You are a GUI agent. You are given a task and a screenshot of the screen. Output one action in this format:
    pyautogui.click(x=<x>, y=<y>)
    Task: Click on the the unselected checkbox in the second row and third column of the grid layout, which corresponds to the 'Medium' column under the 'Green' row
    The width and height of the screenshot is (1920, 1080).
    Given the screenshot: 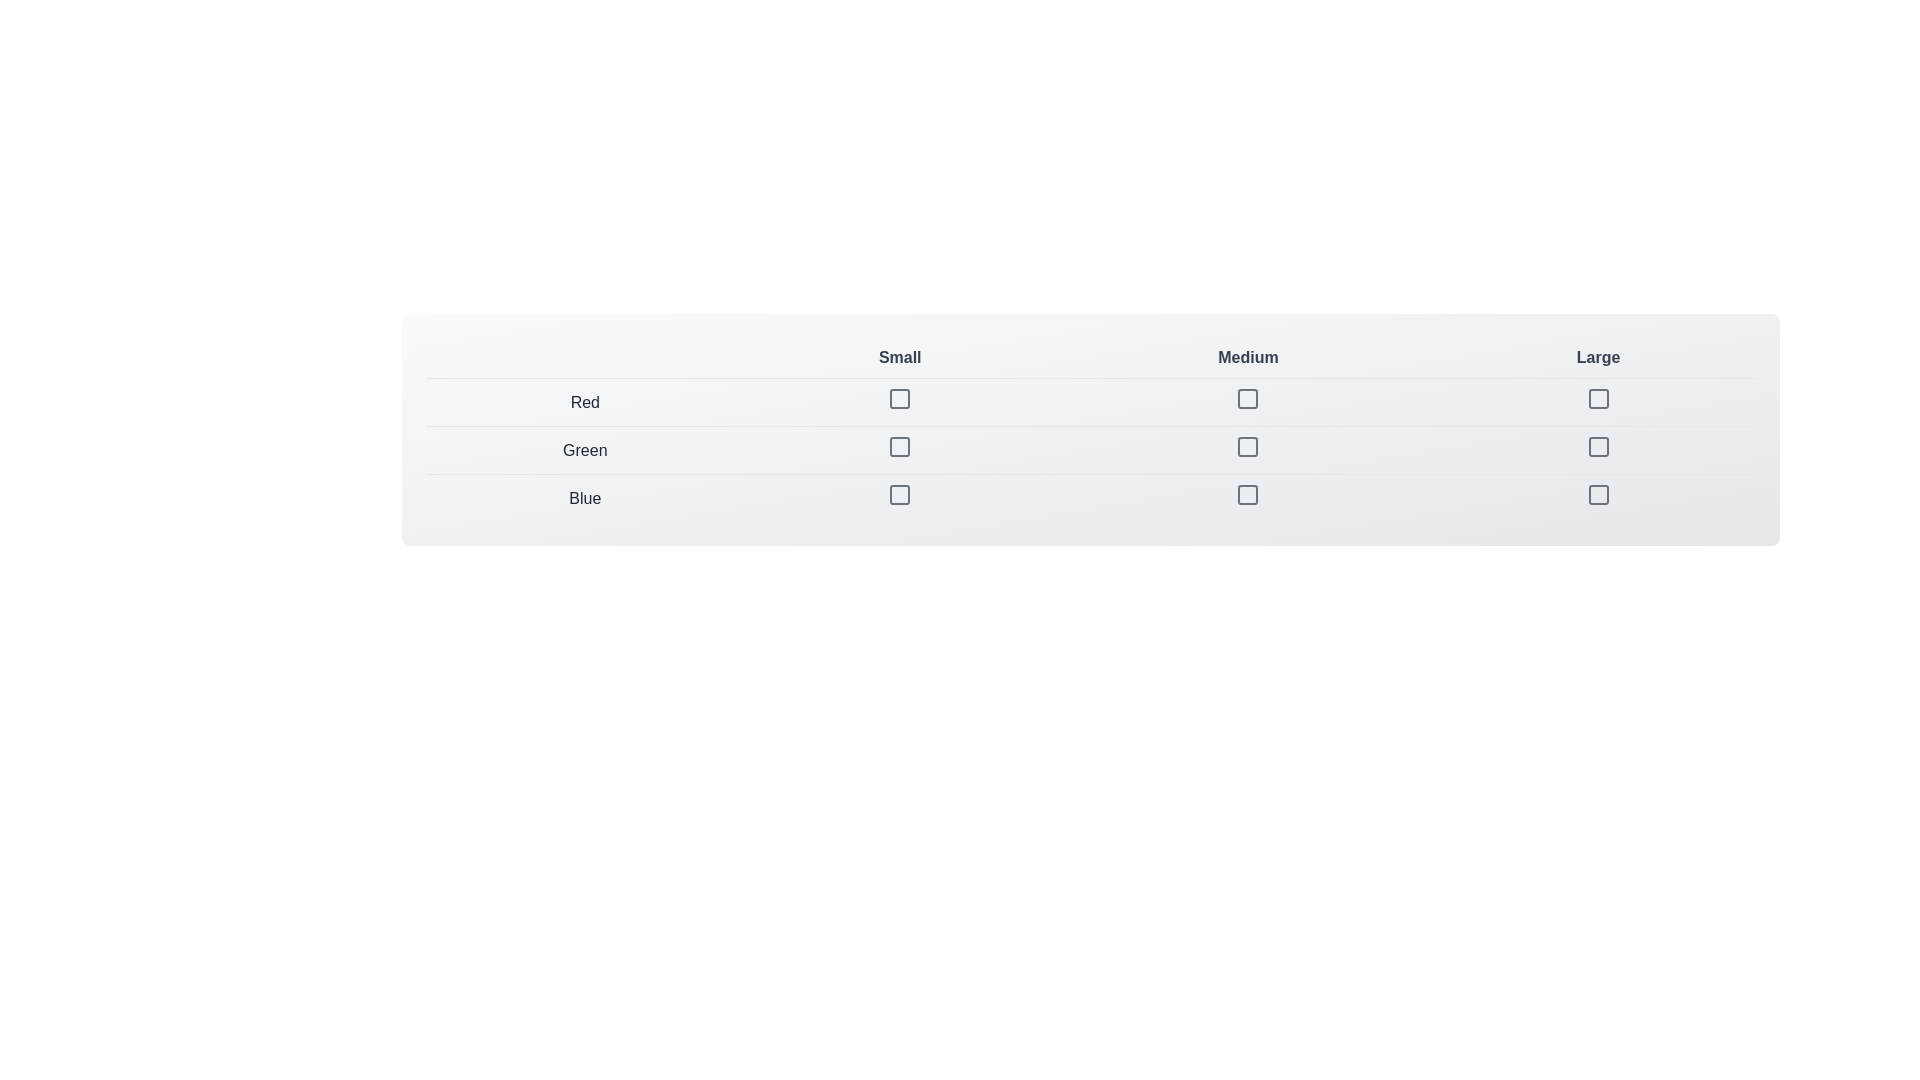 What is the action you would take?
    pyautogui.click(x=1247, y=446)
    